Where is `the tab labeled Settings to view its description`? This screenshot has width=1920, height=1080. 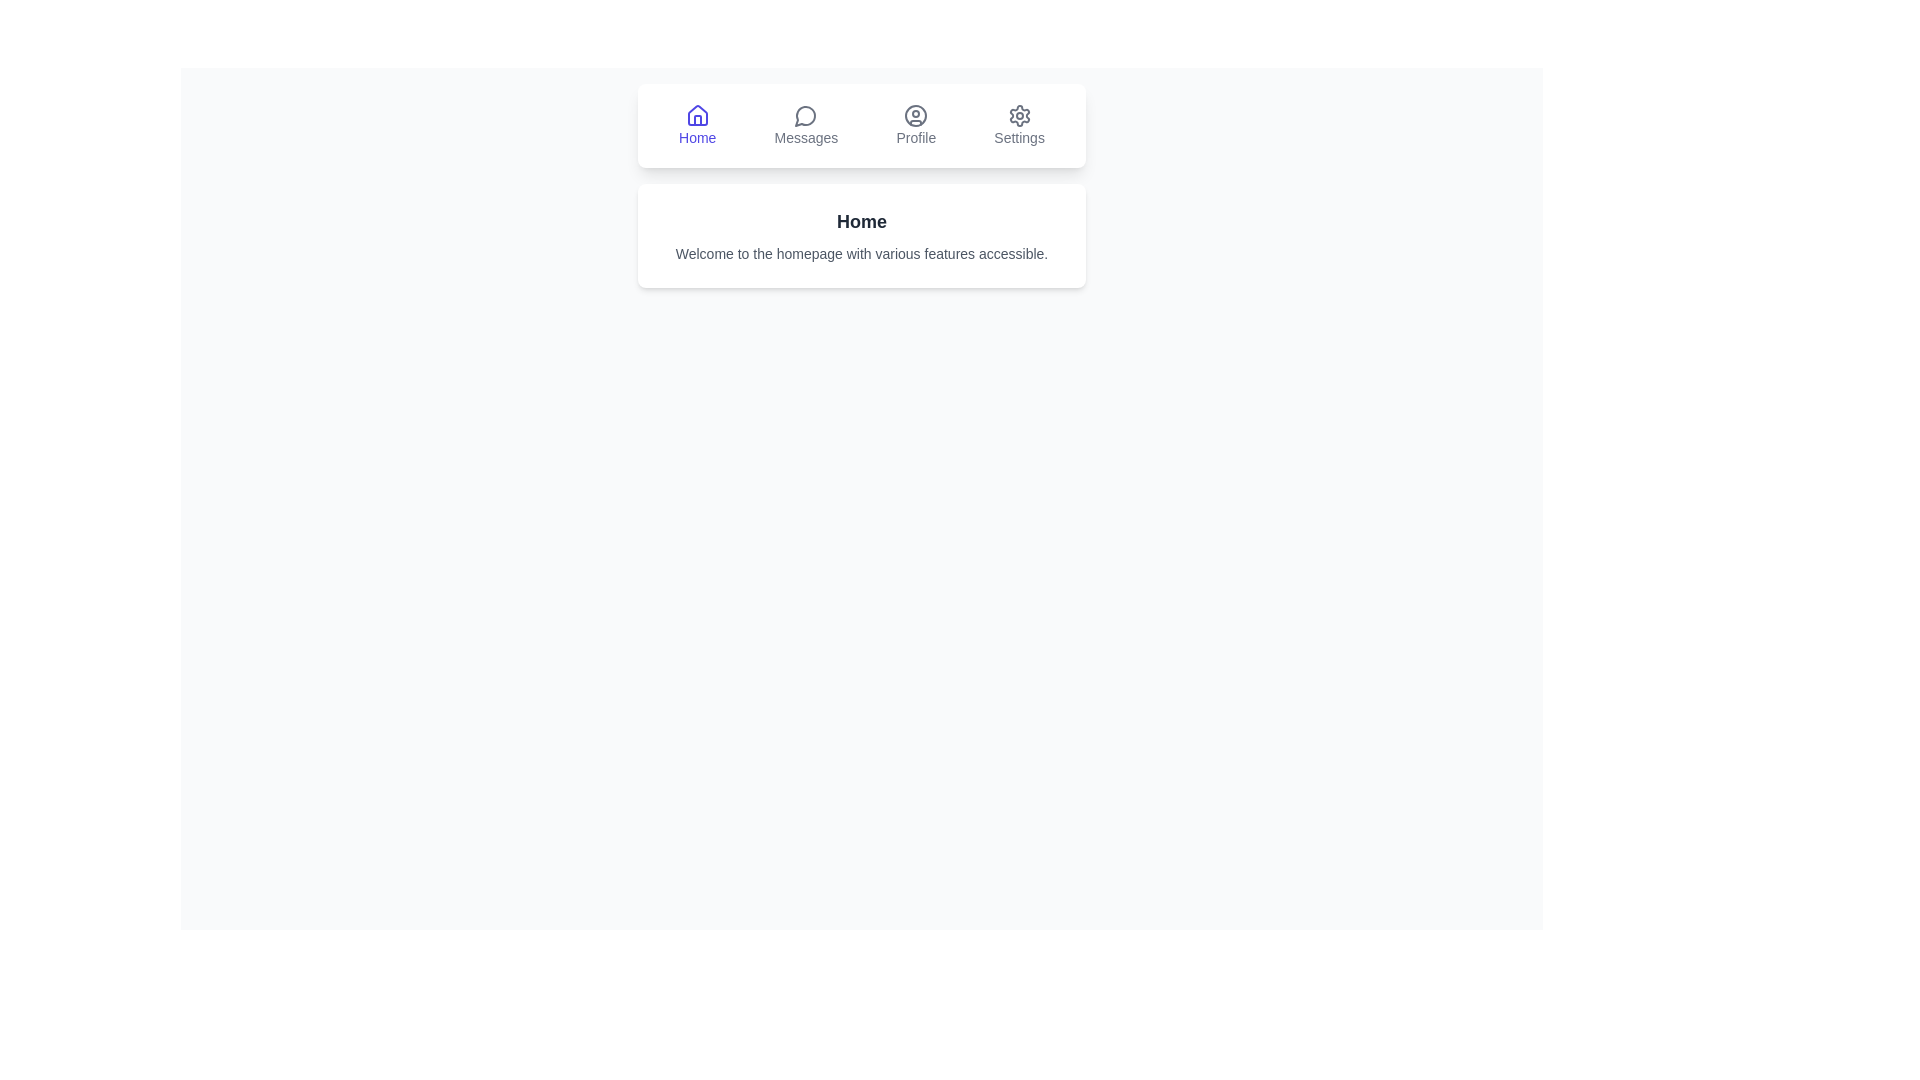 the tab labeled Settings to view its description is located at coordinates (1018, 126).